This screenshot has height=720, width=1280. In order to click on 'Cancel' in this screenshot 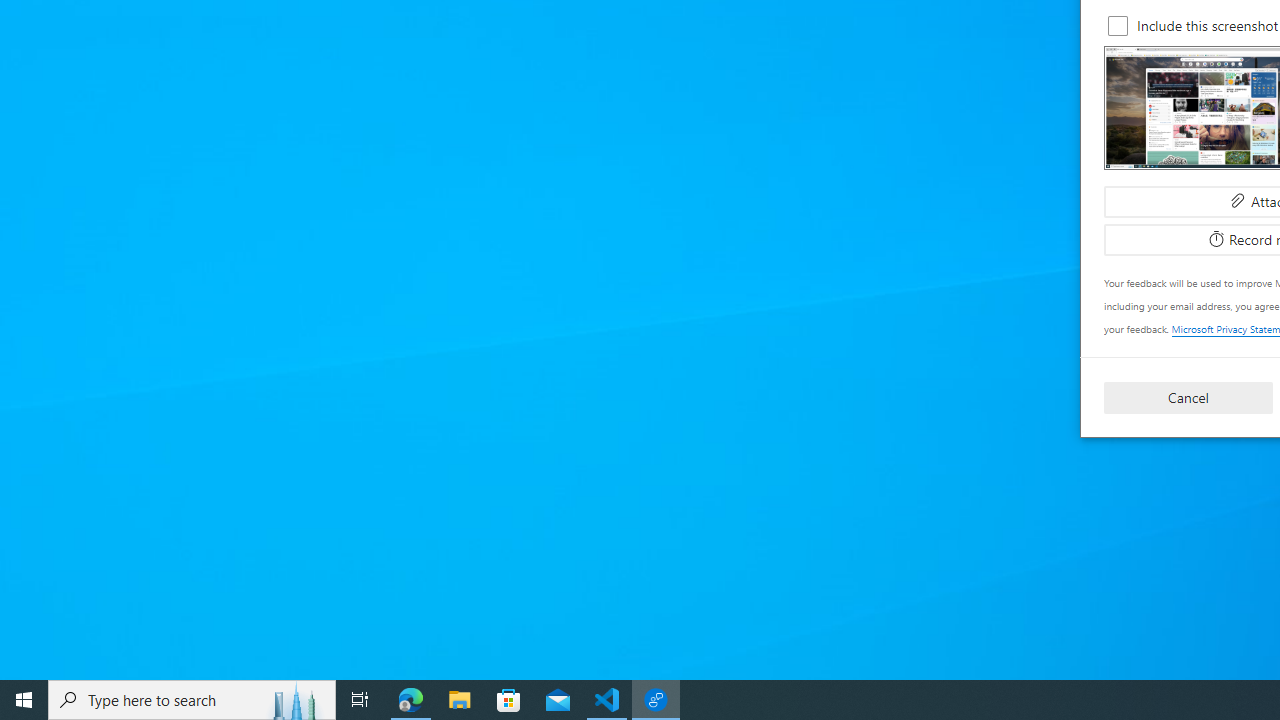, I will do `click(1188, 397)`.